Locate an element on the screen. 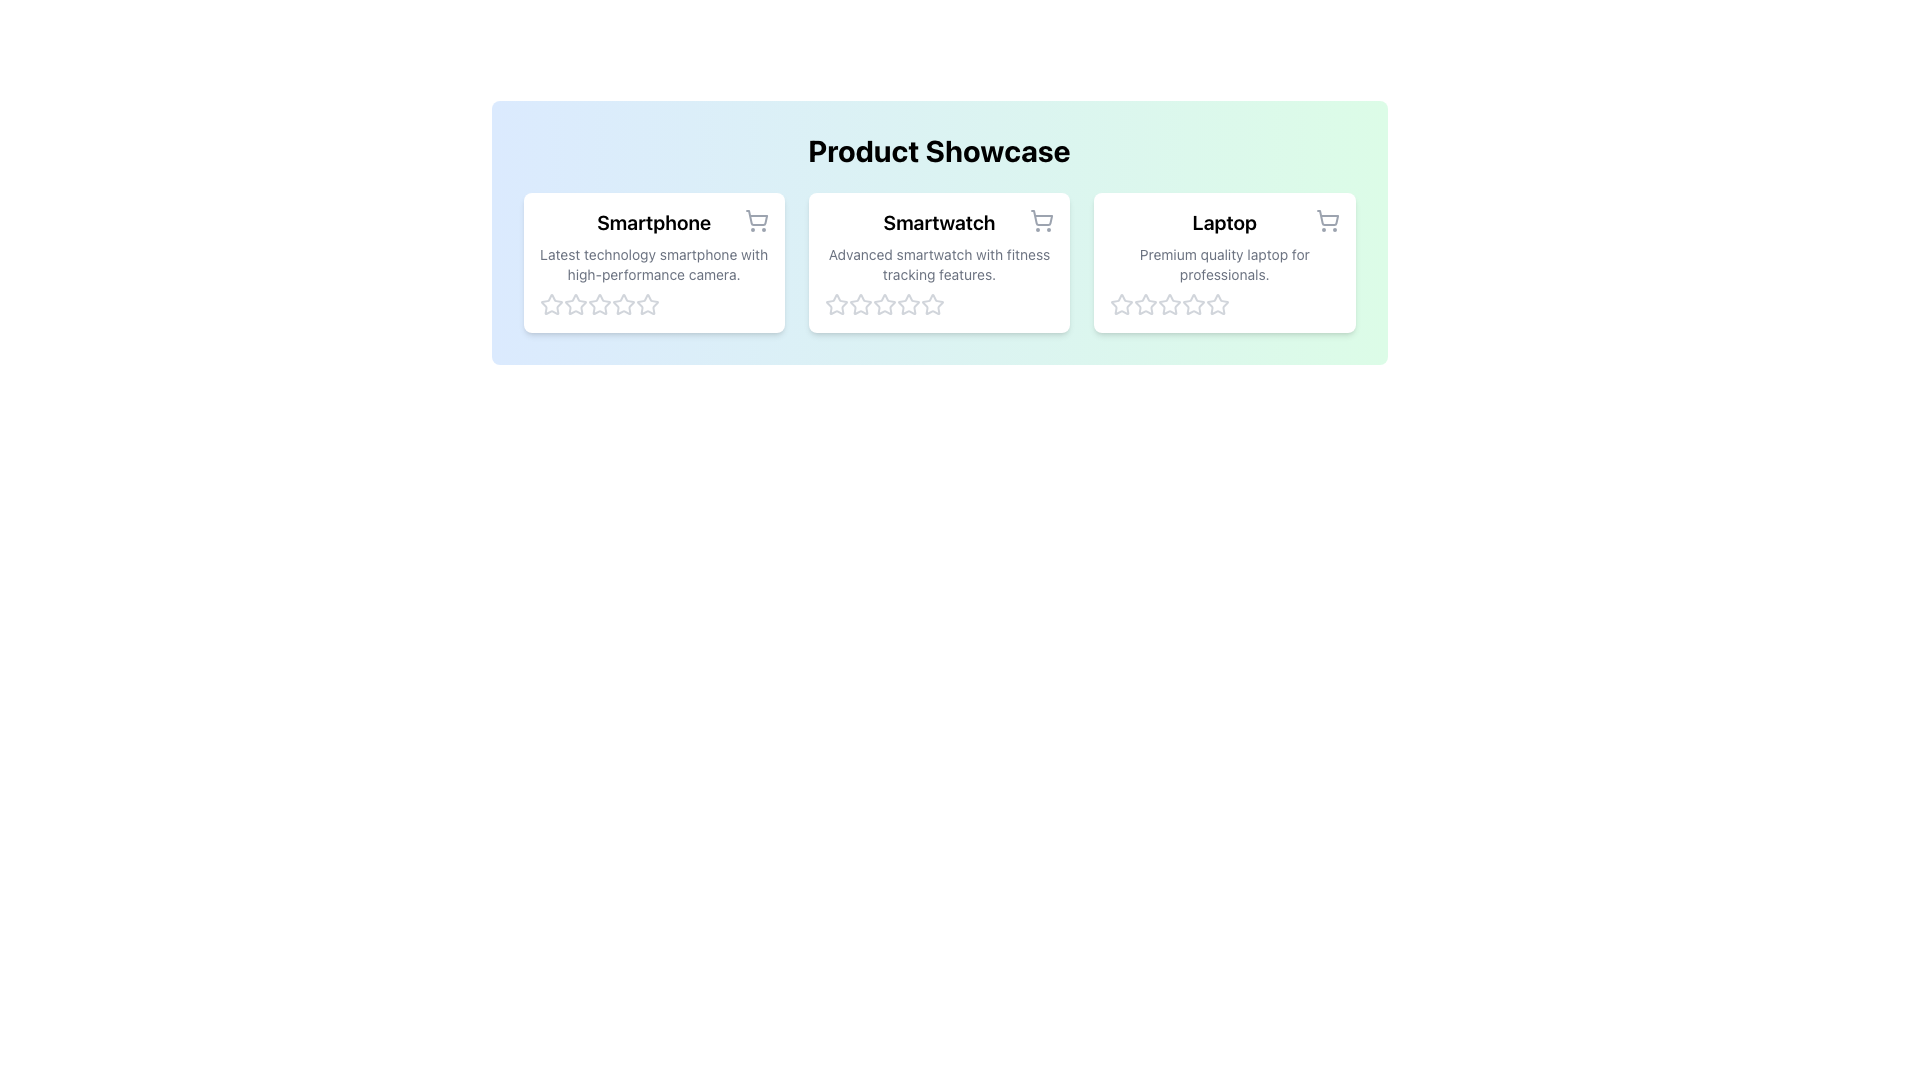 The height and width of the screenshot is (1080, 1920). the third star icon in the rating interface for the smartwatch product is located at coordinates (931, 304).